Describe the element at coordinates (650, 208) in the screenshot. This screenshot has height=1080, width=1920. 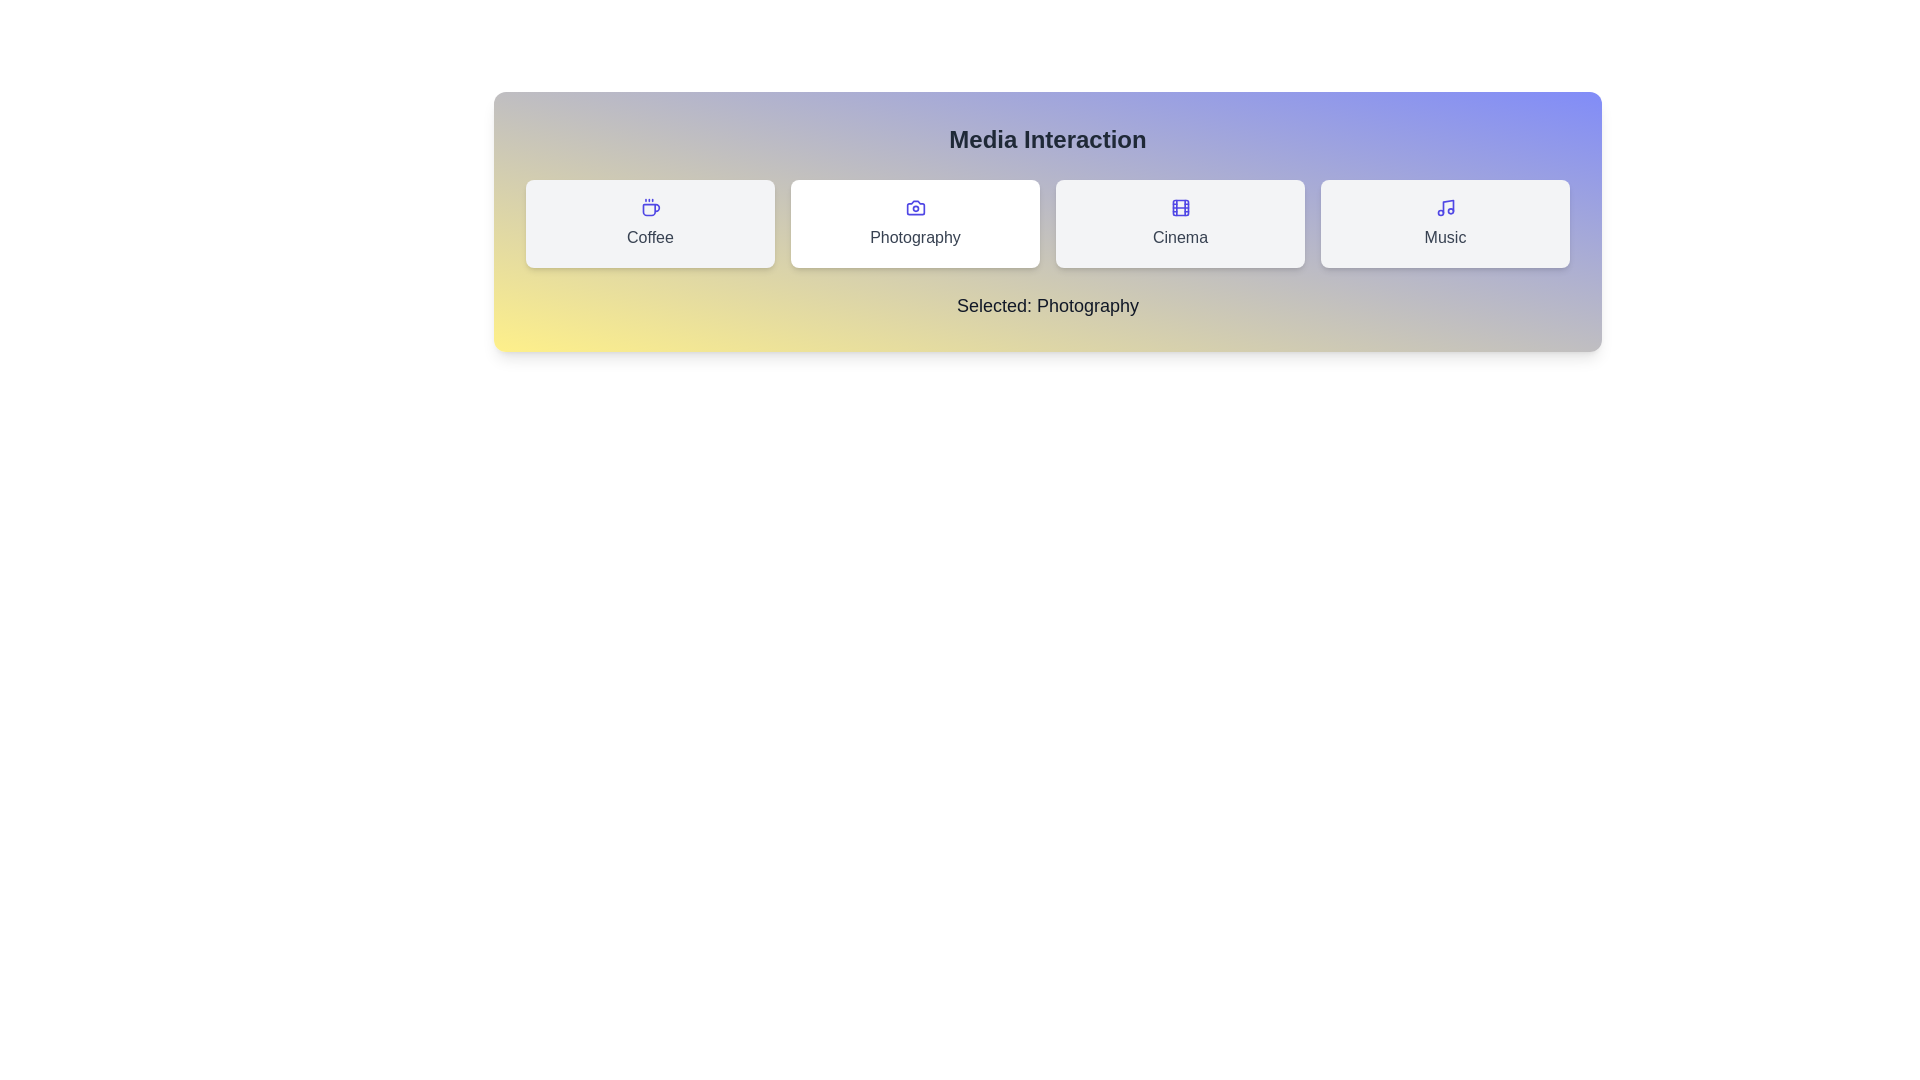
I see `the 'Coffee' icon located in the center of the 'Coffee' card, directly above the text 'Coffee', in the first card of four horizontally aligned cards` at that location.